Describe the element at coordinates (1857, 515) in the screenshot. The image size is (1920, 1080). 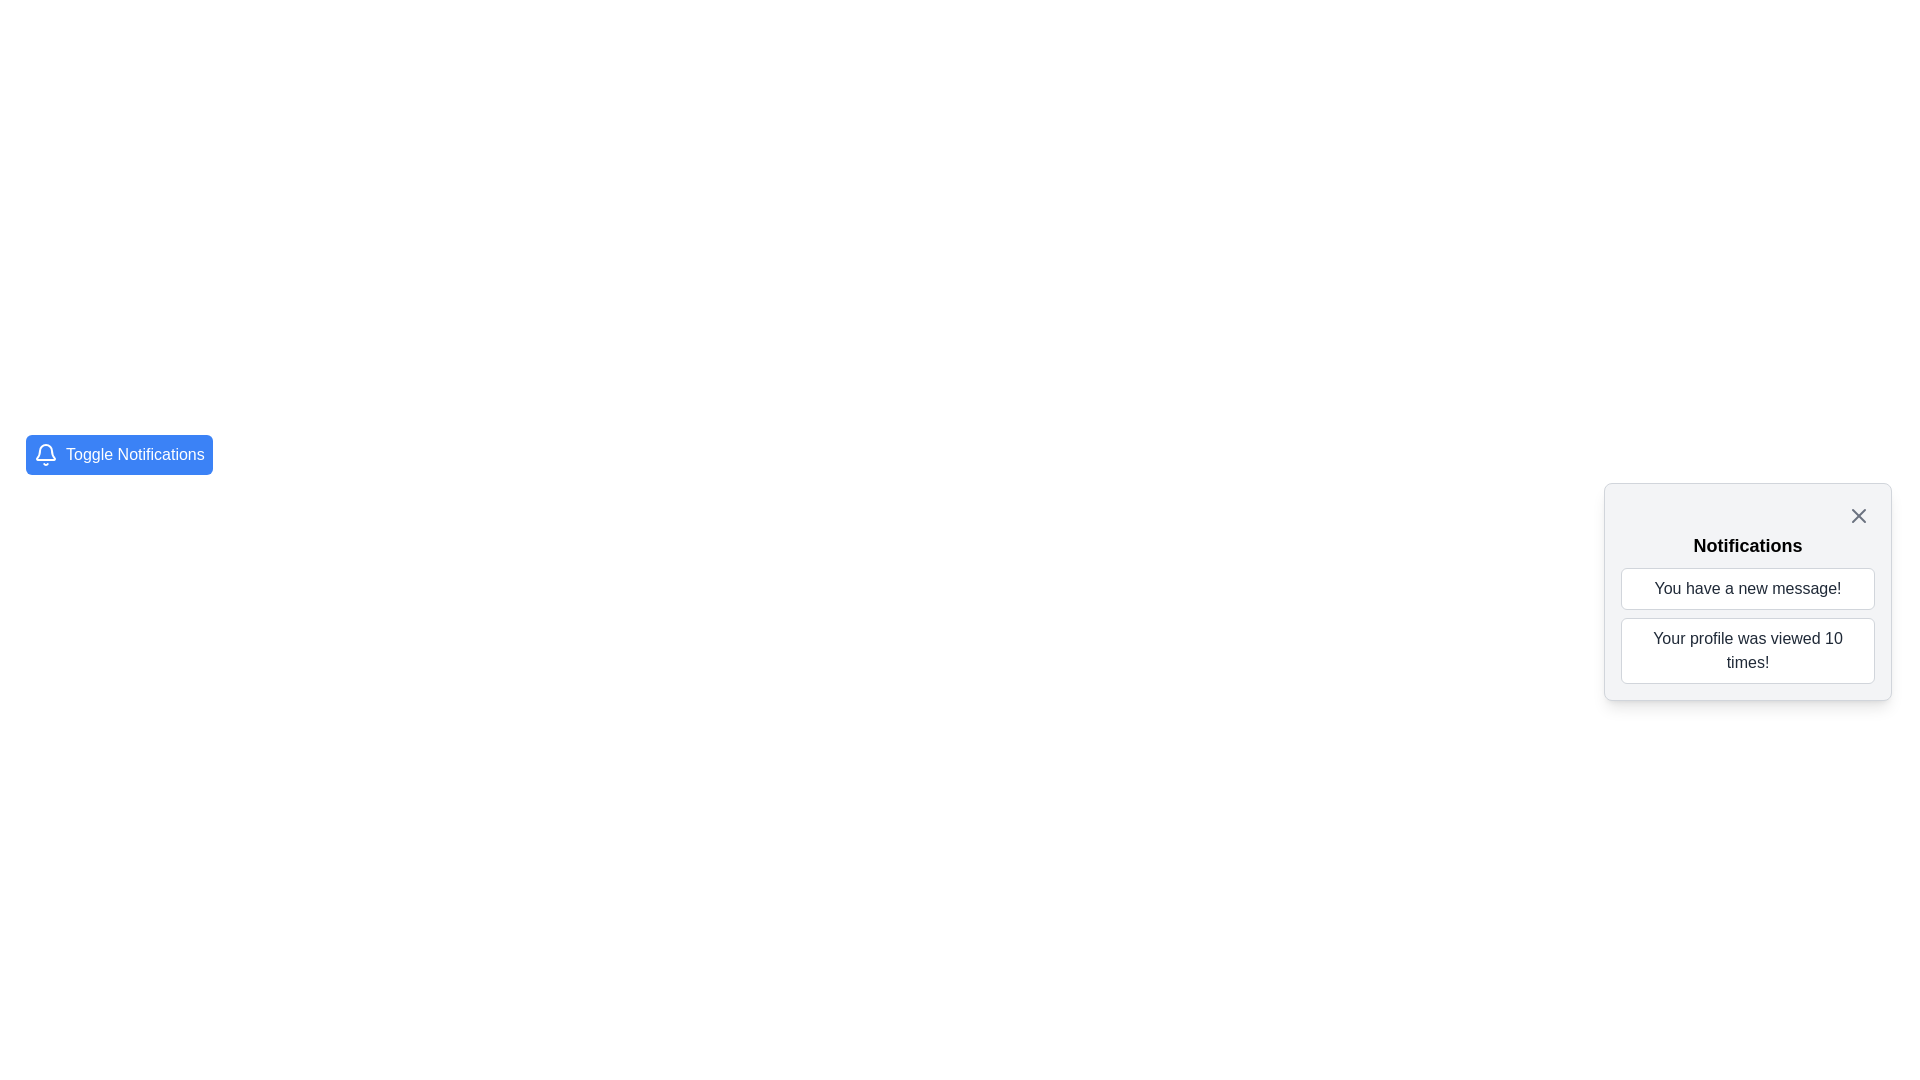
I see `the 'X' shaped close button located at the top-right corner of the notification popup to trigger possible UI responses` at that location.